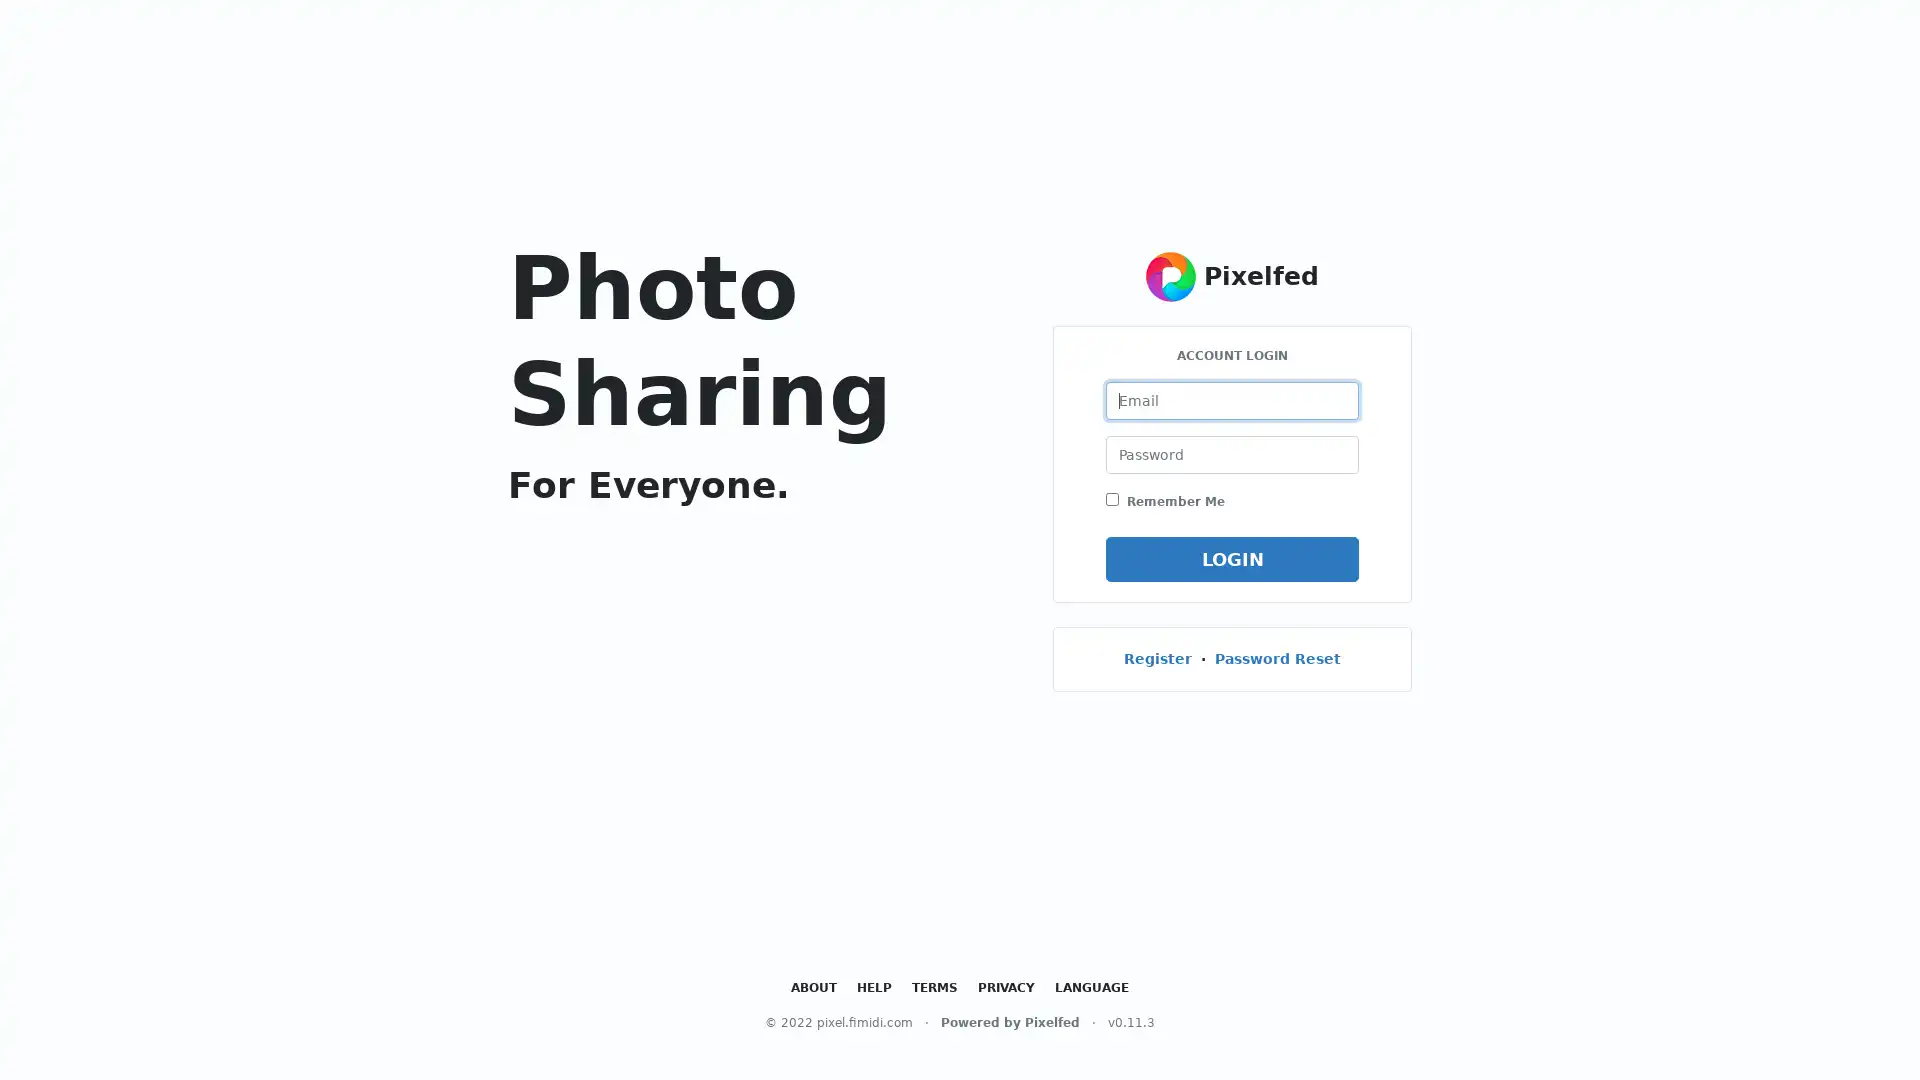 The width and height of the screenshot is (1920, 1080). Describe the element at coordinates (1231, 558) in the screenshot. I see `LOGIN` at that location.